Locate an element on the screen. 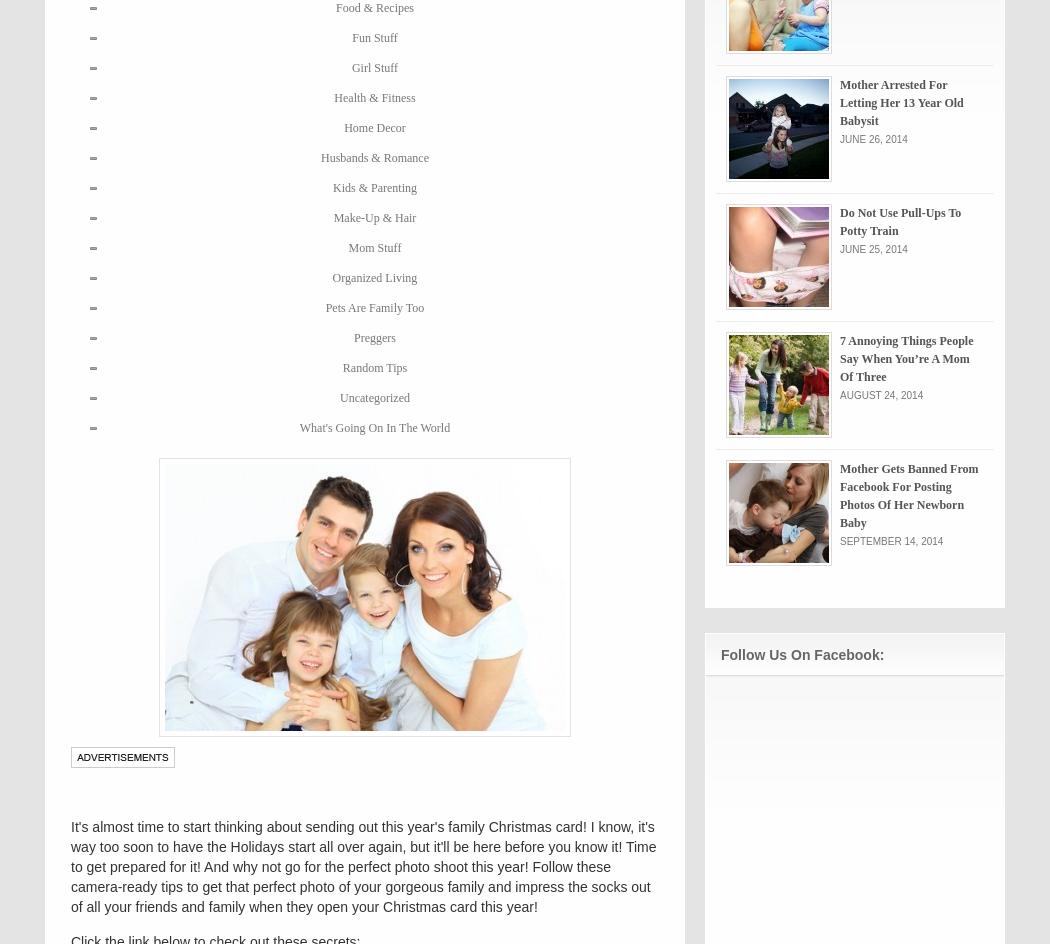 This screenshot has width=1050, height=944. 'Organized Living' is located at coordinates (373, 278).